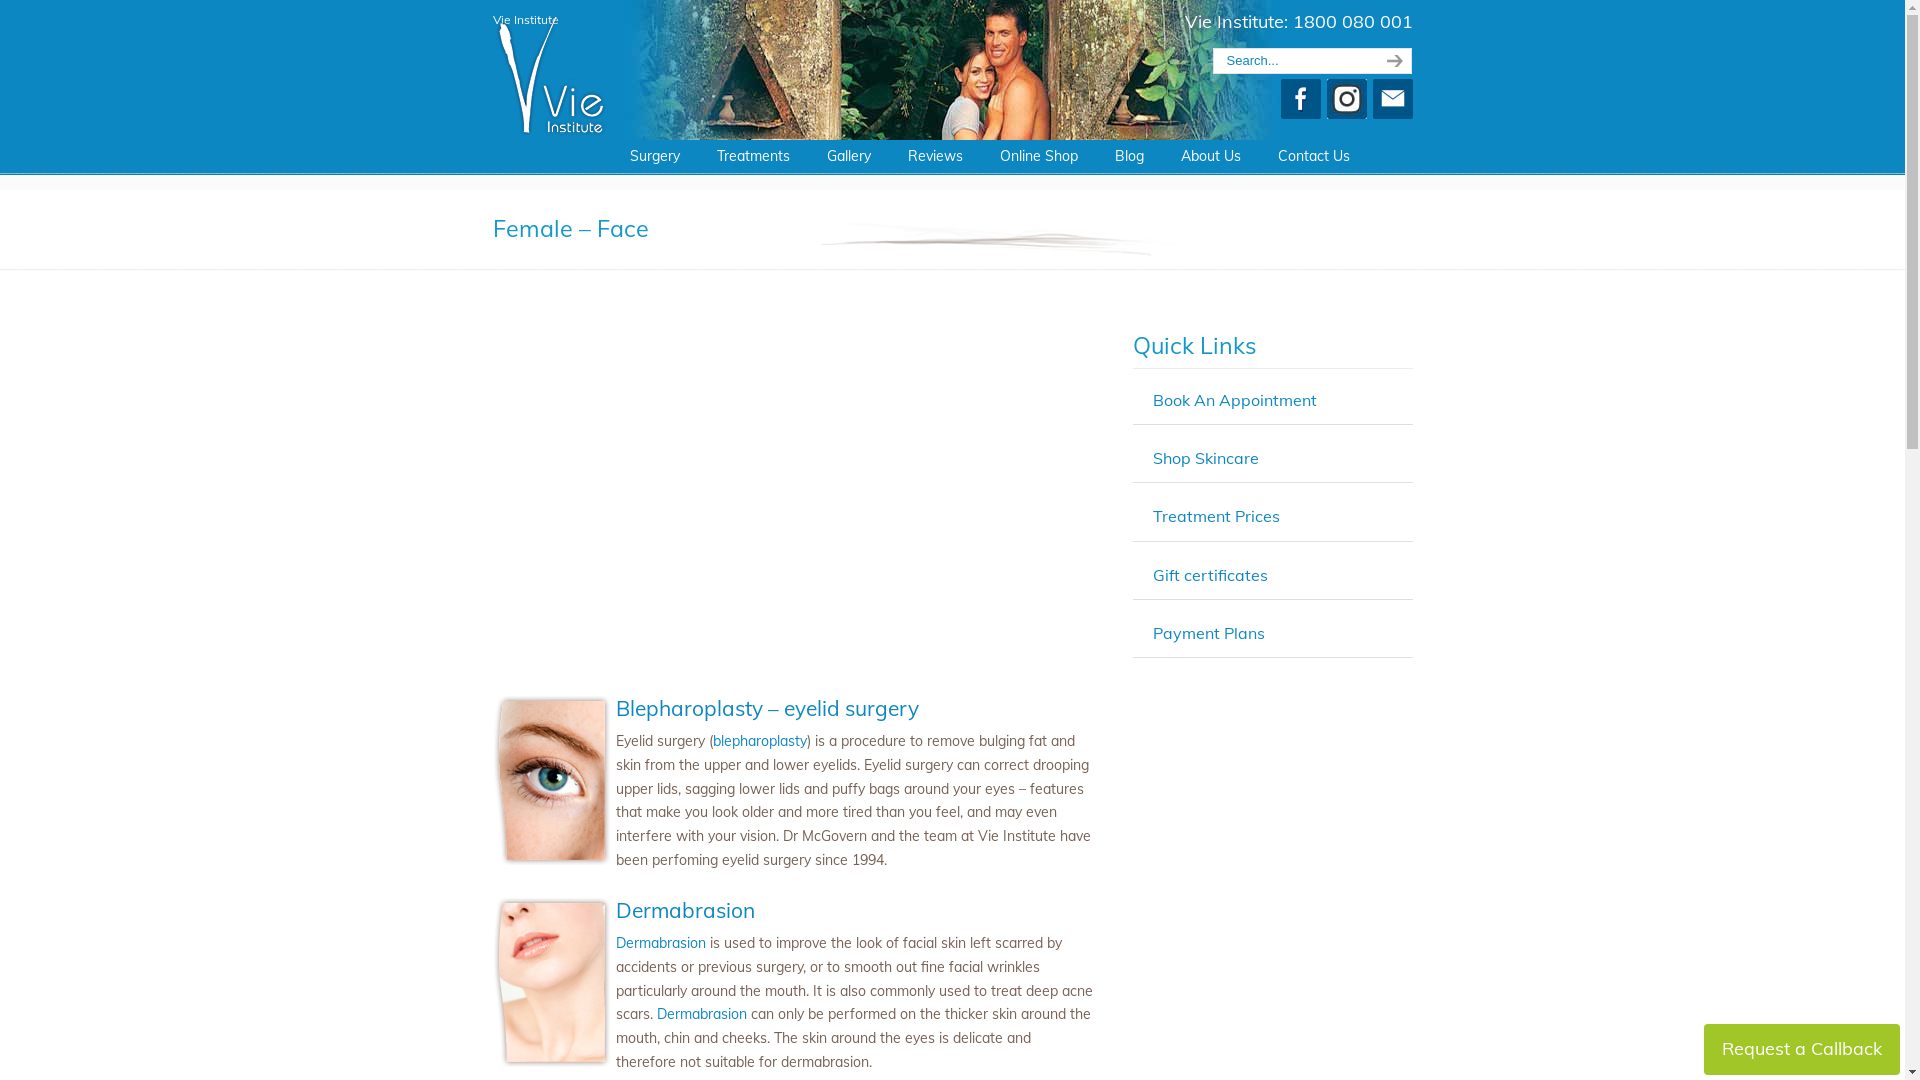 The height and width of the screenshot is (1080, 1920). I want to click on 'Online Shop', so click(979, 154).